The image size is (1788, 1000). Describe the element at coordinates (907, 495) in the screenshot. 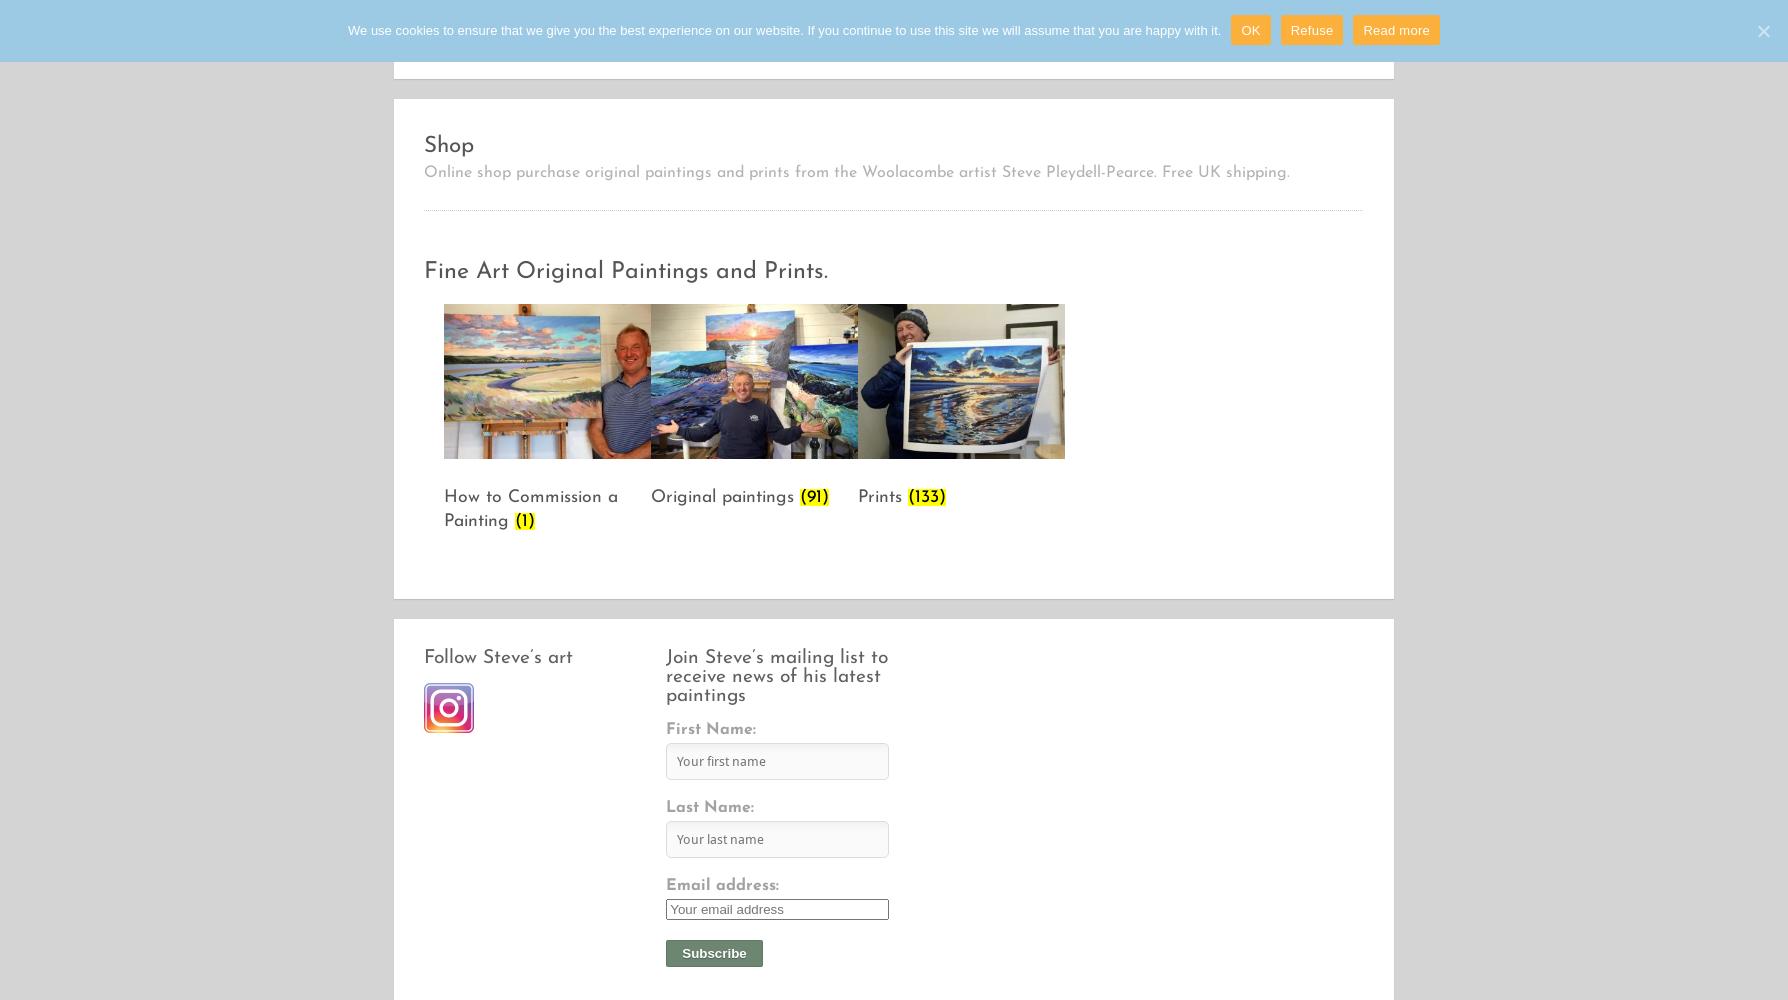

I see `'(133)'` at that location.